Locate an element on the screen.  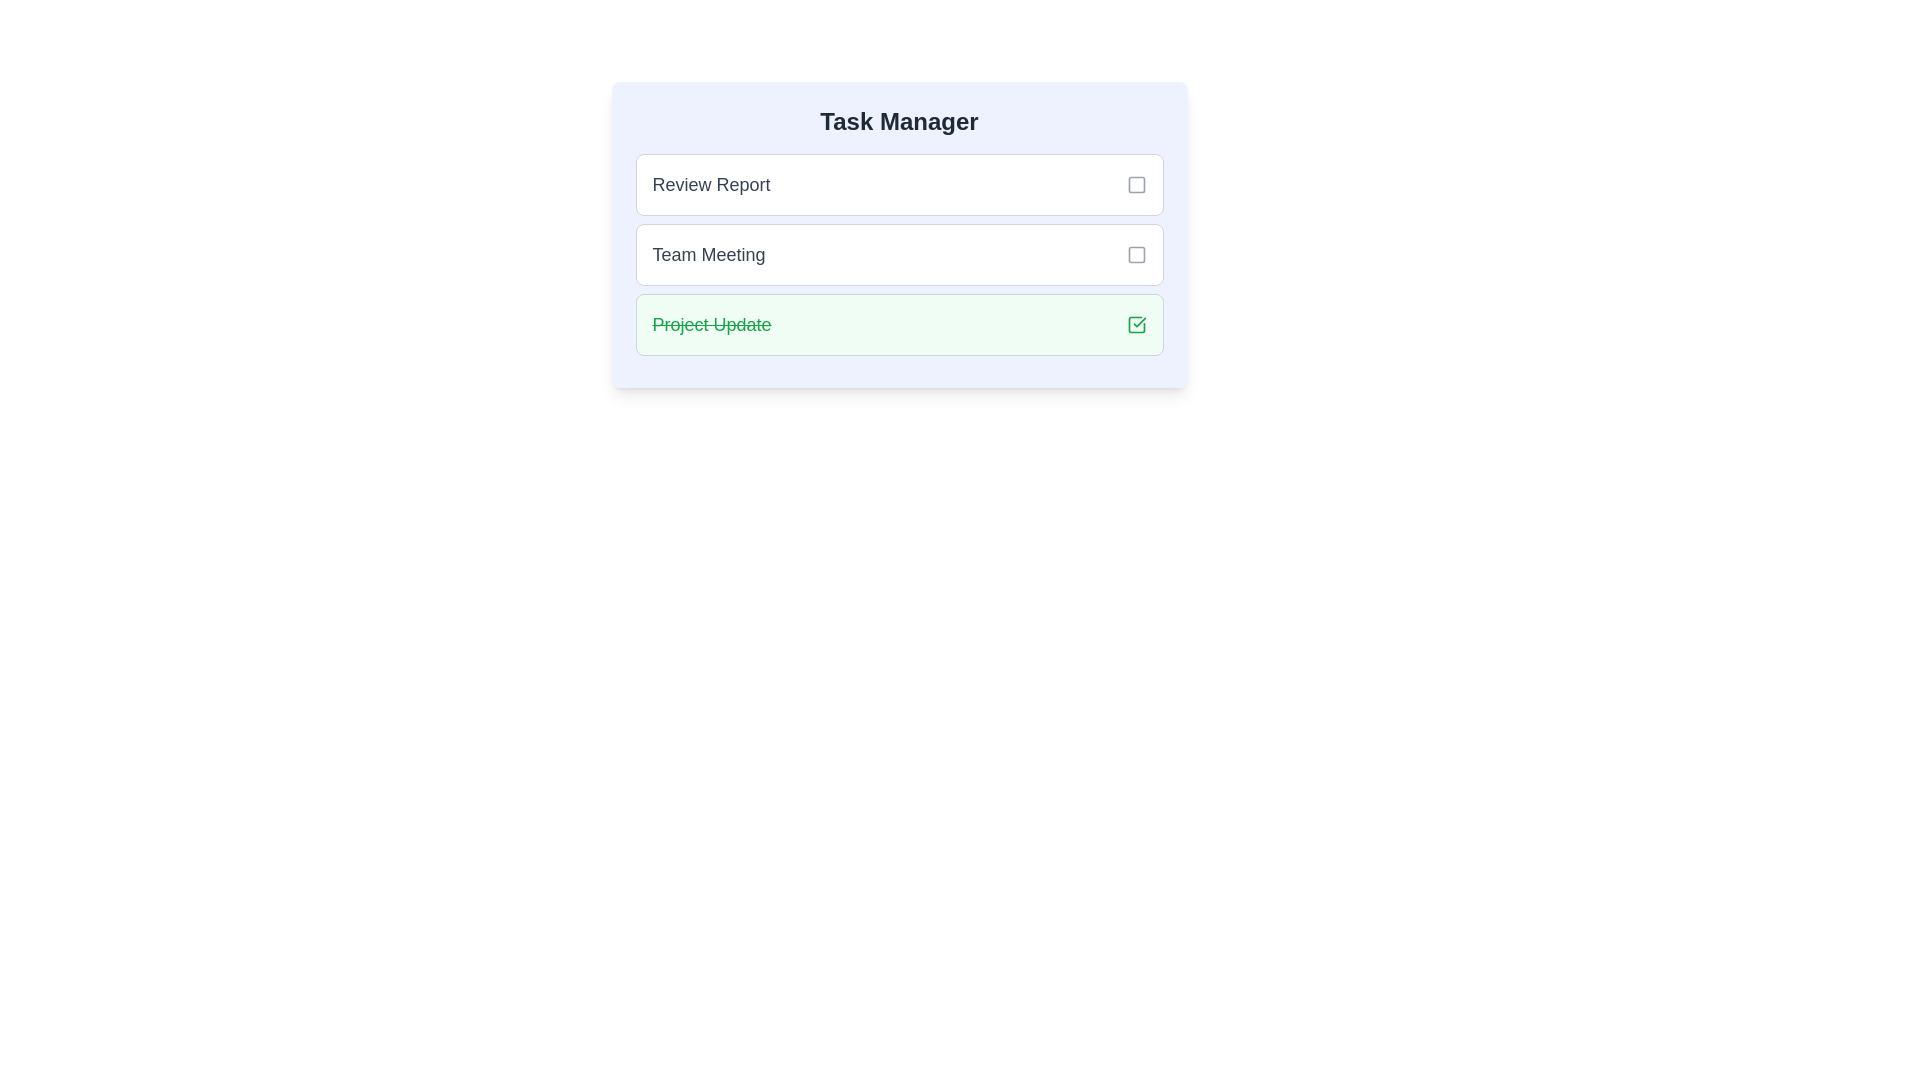
the text field displaying the completed task title in the third task item is located at coordinates (712, 323).